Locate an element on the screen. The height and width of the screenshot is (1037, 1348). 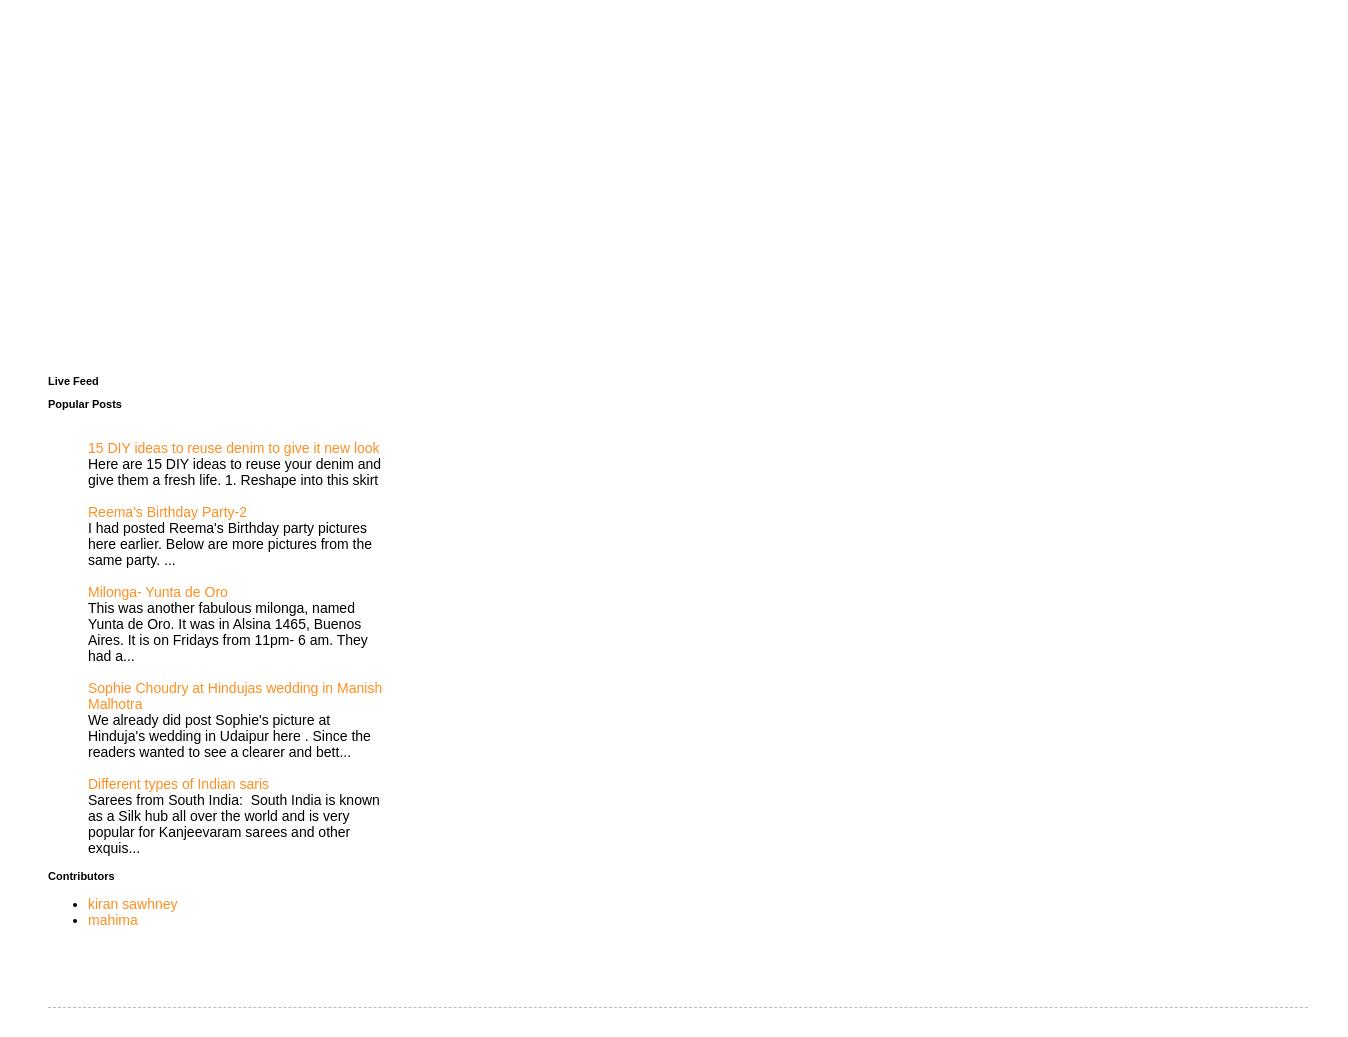
'kiran sawhney' is located at coordinates (131, 903).